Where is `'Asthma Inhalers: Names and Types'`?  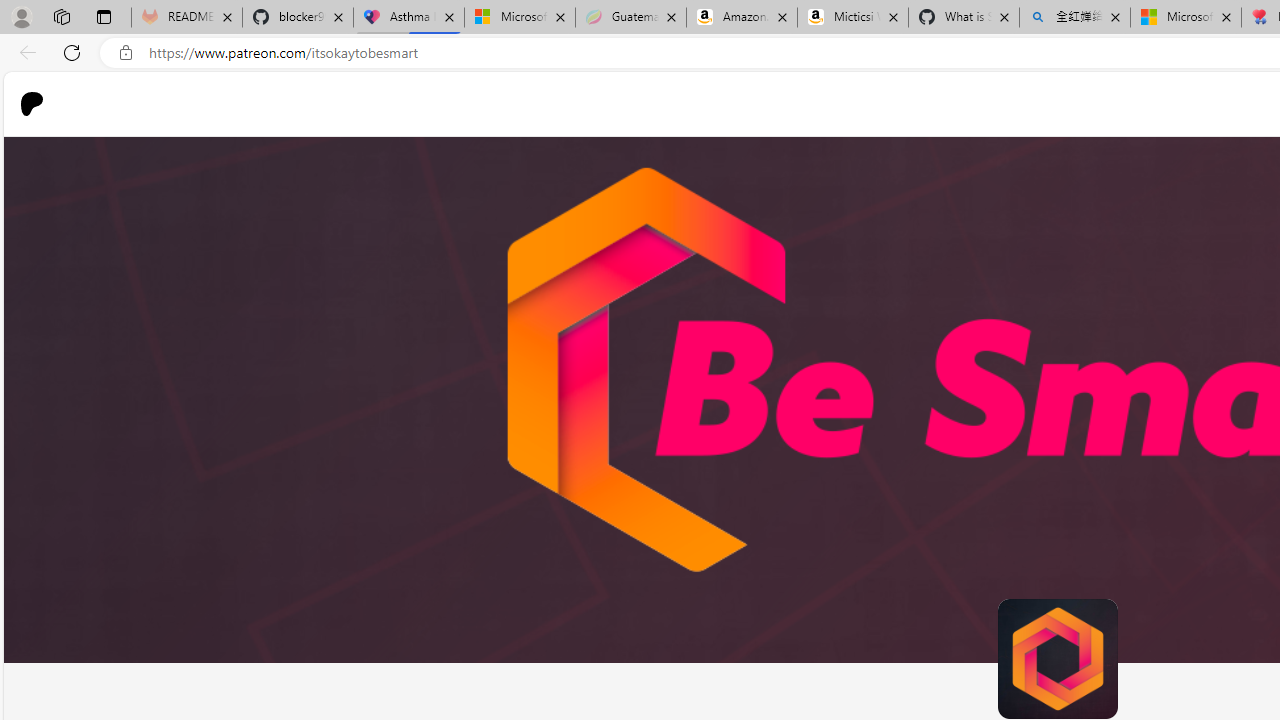 'Asthma Inhalers: Names and Types' is located at coordinates (408, 17).